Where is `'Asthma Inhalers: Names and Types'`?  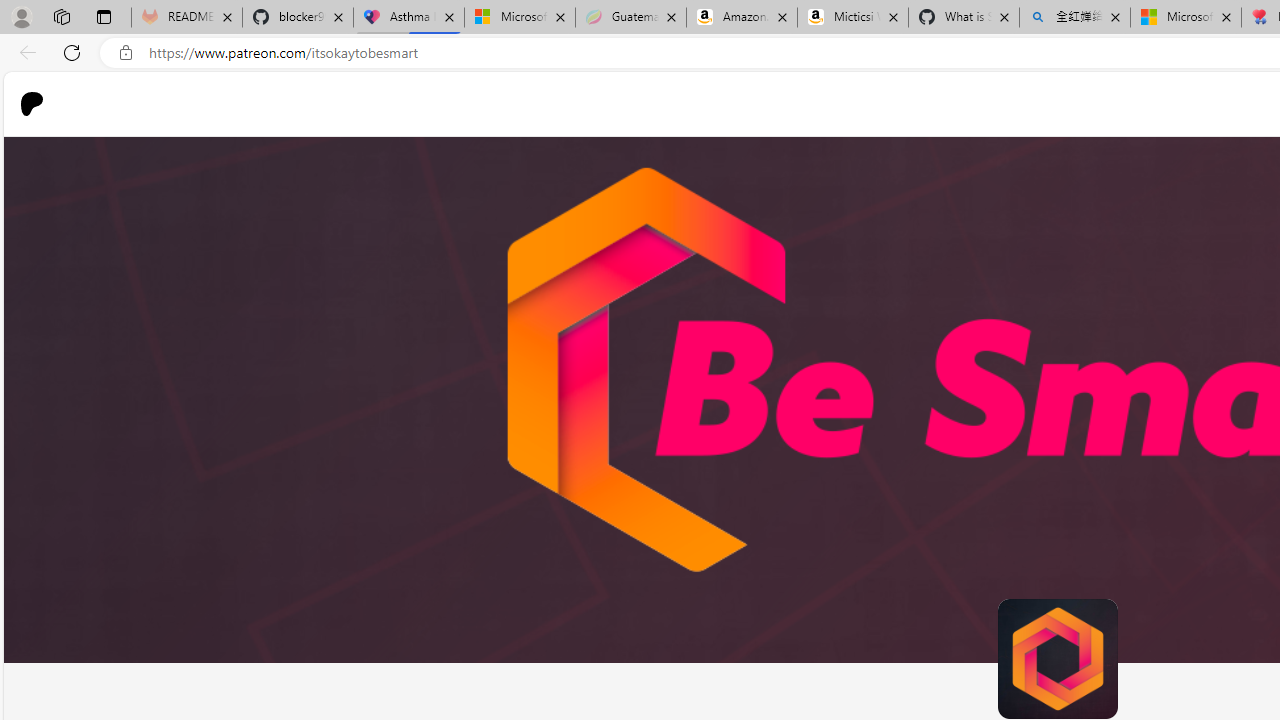 'Asthma Inhalers: Names and Types' is located at coordinates (408, 17).